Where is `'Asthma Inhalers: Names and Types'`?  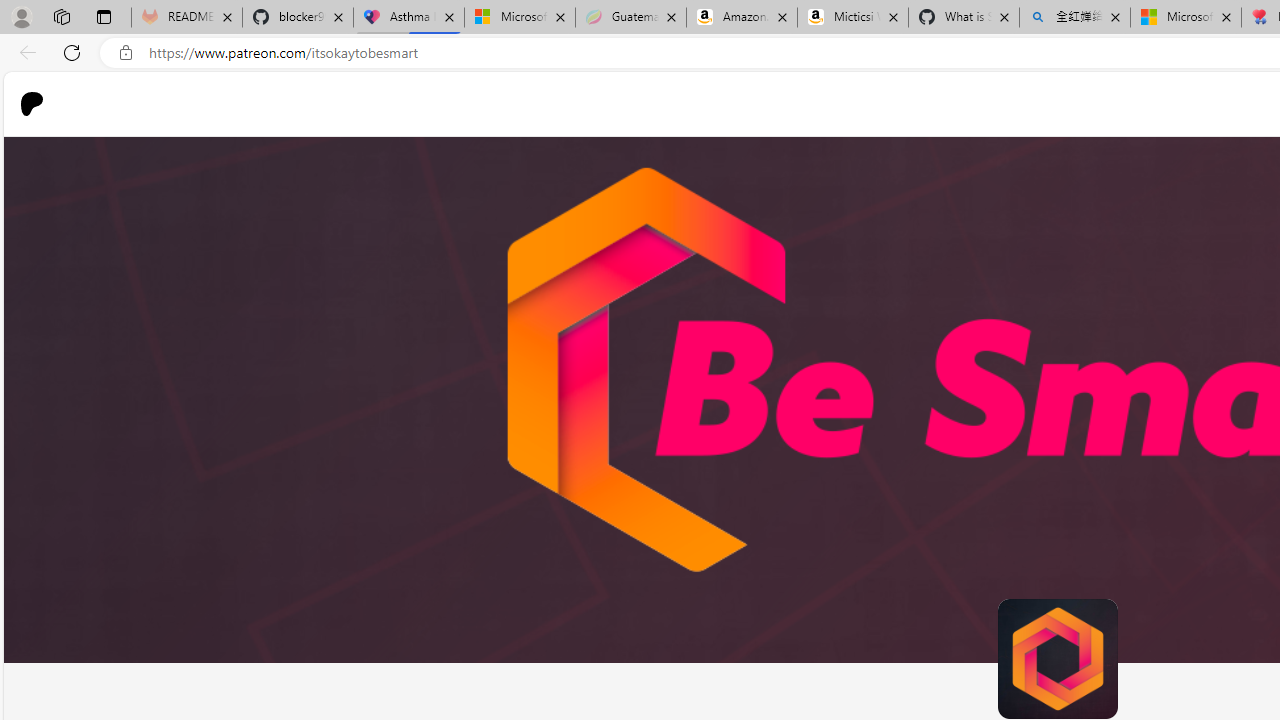 'Asthma Inhalers: Names and Types' is located at coordinates (408, 17).